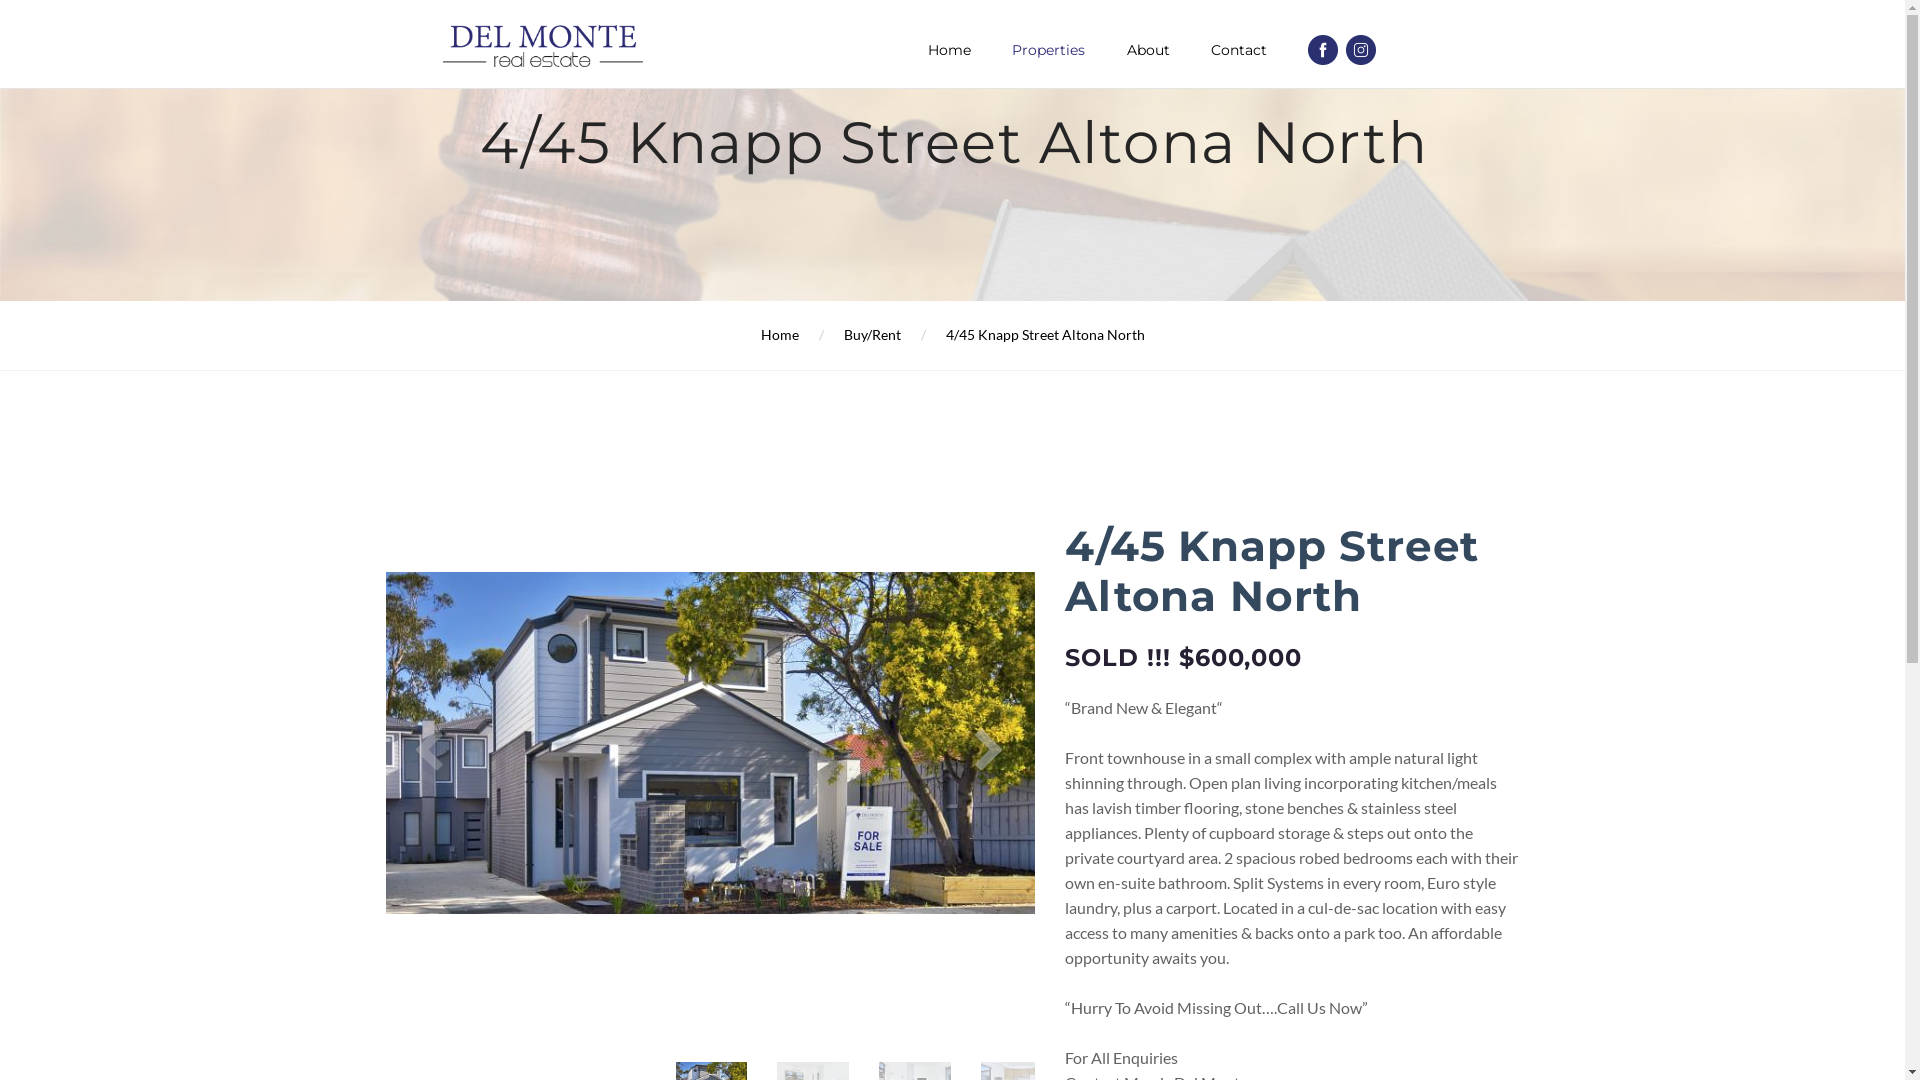  What do you see at coordinates (1044, 333) in the screenshot?
I see `'4/45 Knapp Street Altona North'` at bounding box center [1044, 333].